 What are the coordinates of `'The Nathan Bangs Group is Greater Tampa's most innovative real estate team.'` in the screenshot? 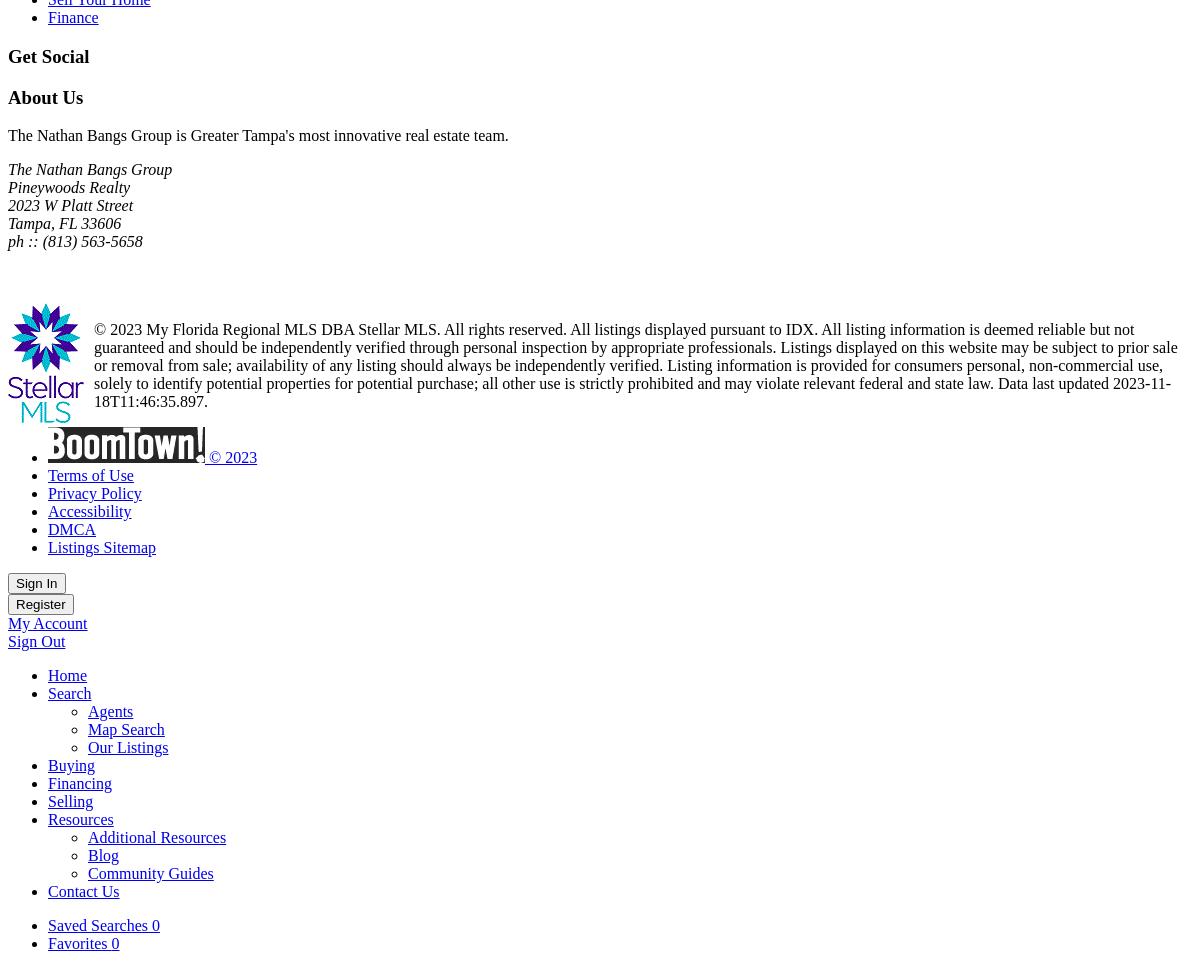 It's located at (257, 134).